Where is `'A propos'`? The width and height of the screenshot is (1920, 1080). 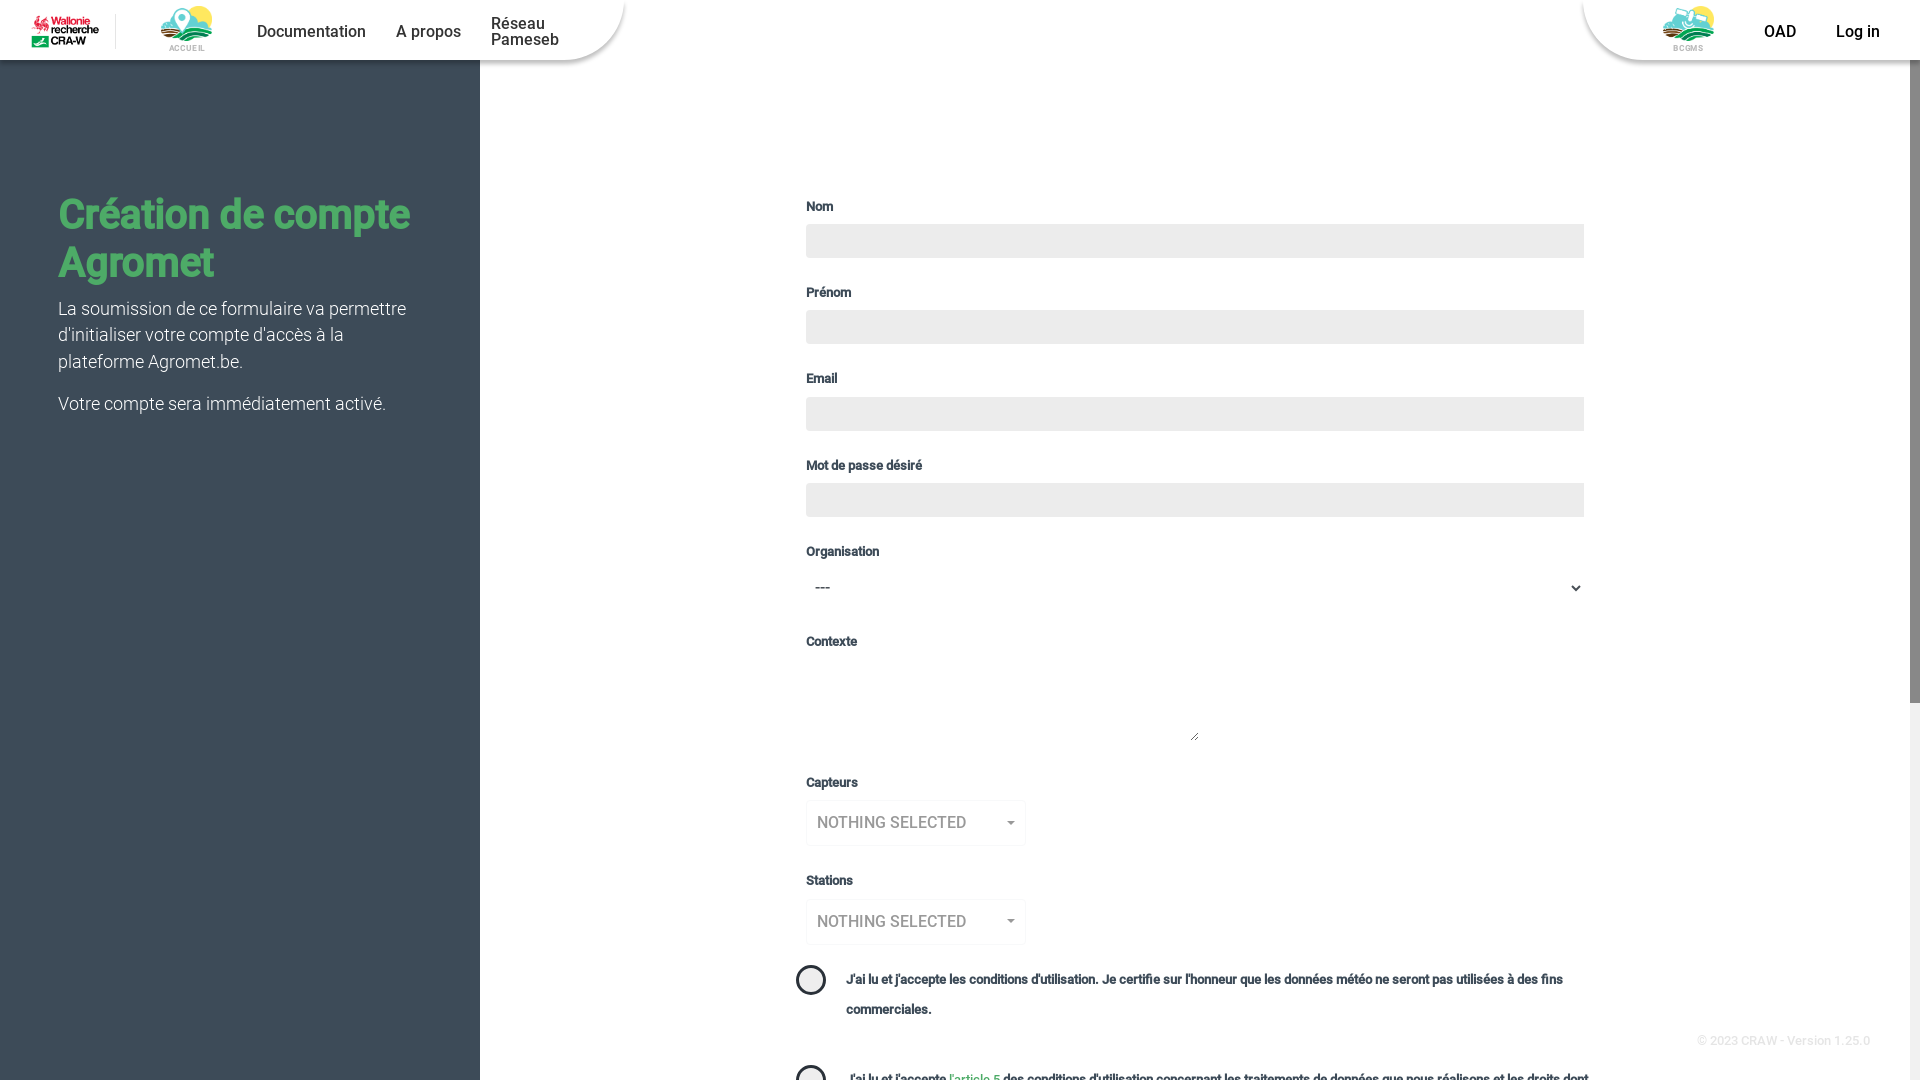
'A propos' is located at coordinates (427, 31).